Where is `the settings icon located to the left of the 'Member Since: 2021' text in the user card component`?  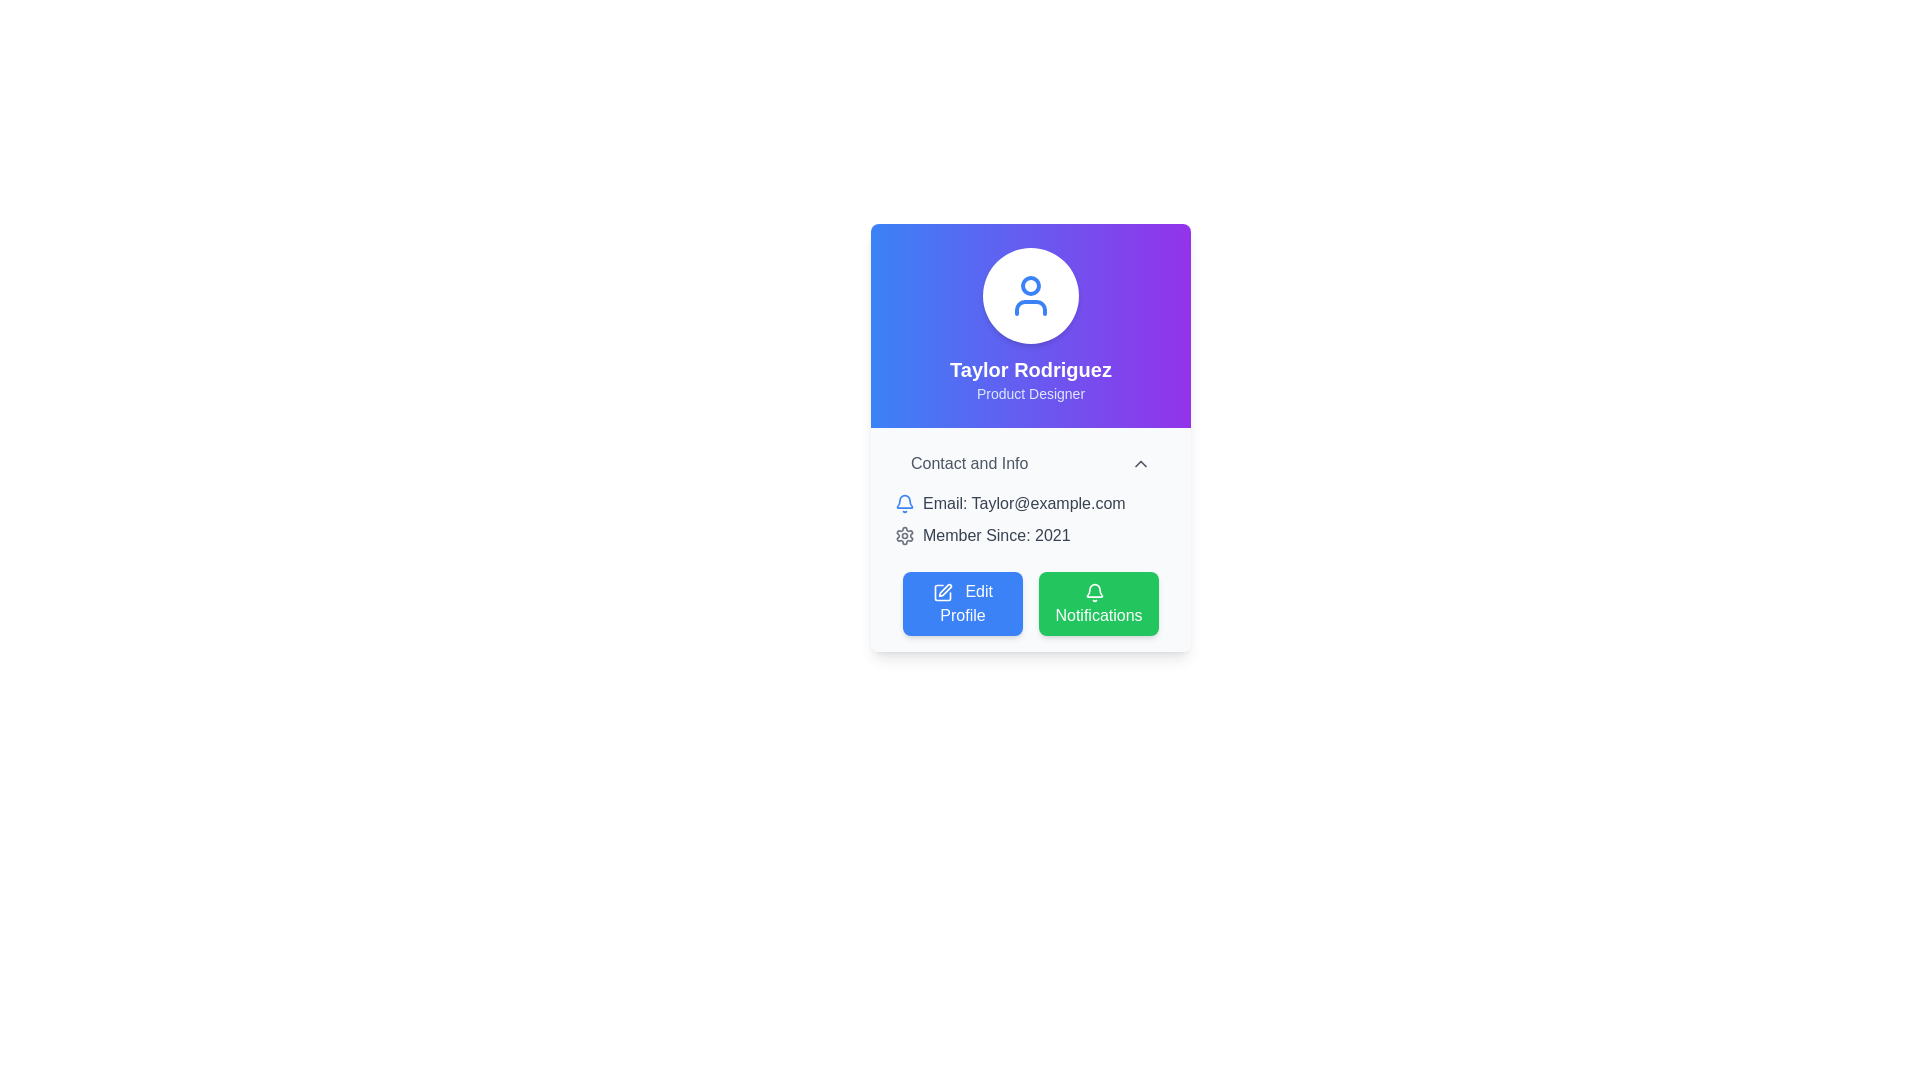
the settings icon located to the left of the 'Member Since: 2021' text in the user card component is located at coordinates (904, 535).